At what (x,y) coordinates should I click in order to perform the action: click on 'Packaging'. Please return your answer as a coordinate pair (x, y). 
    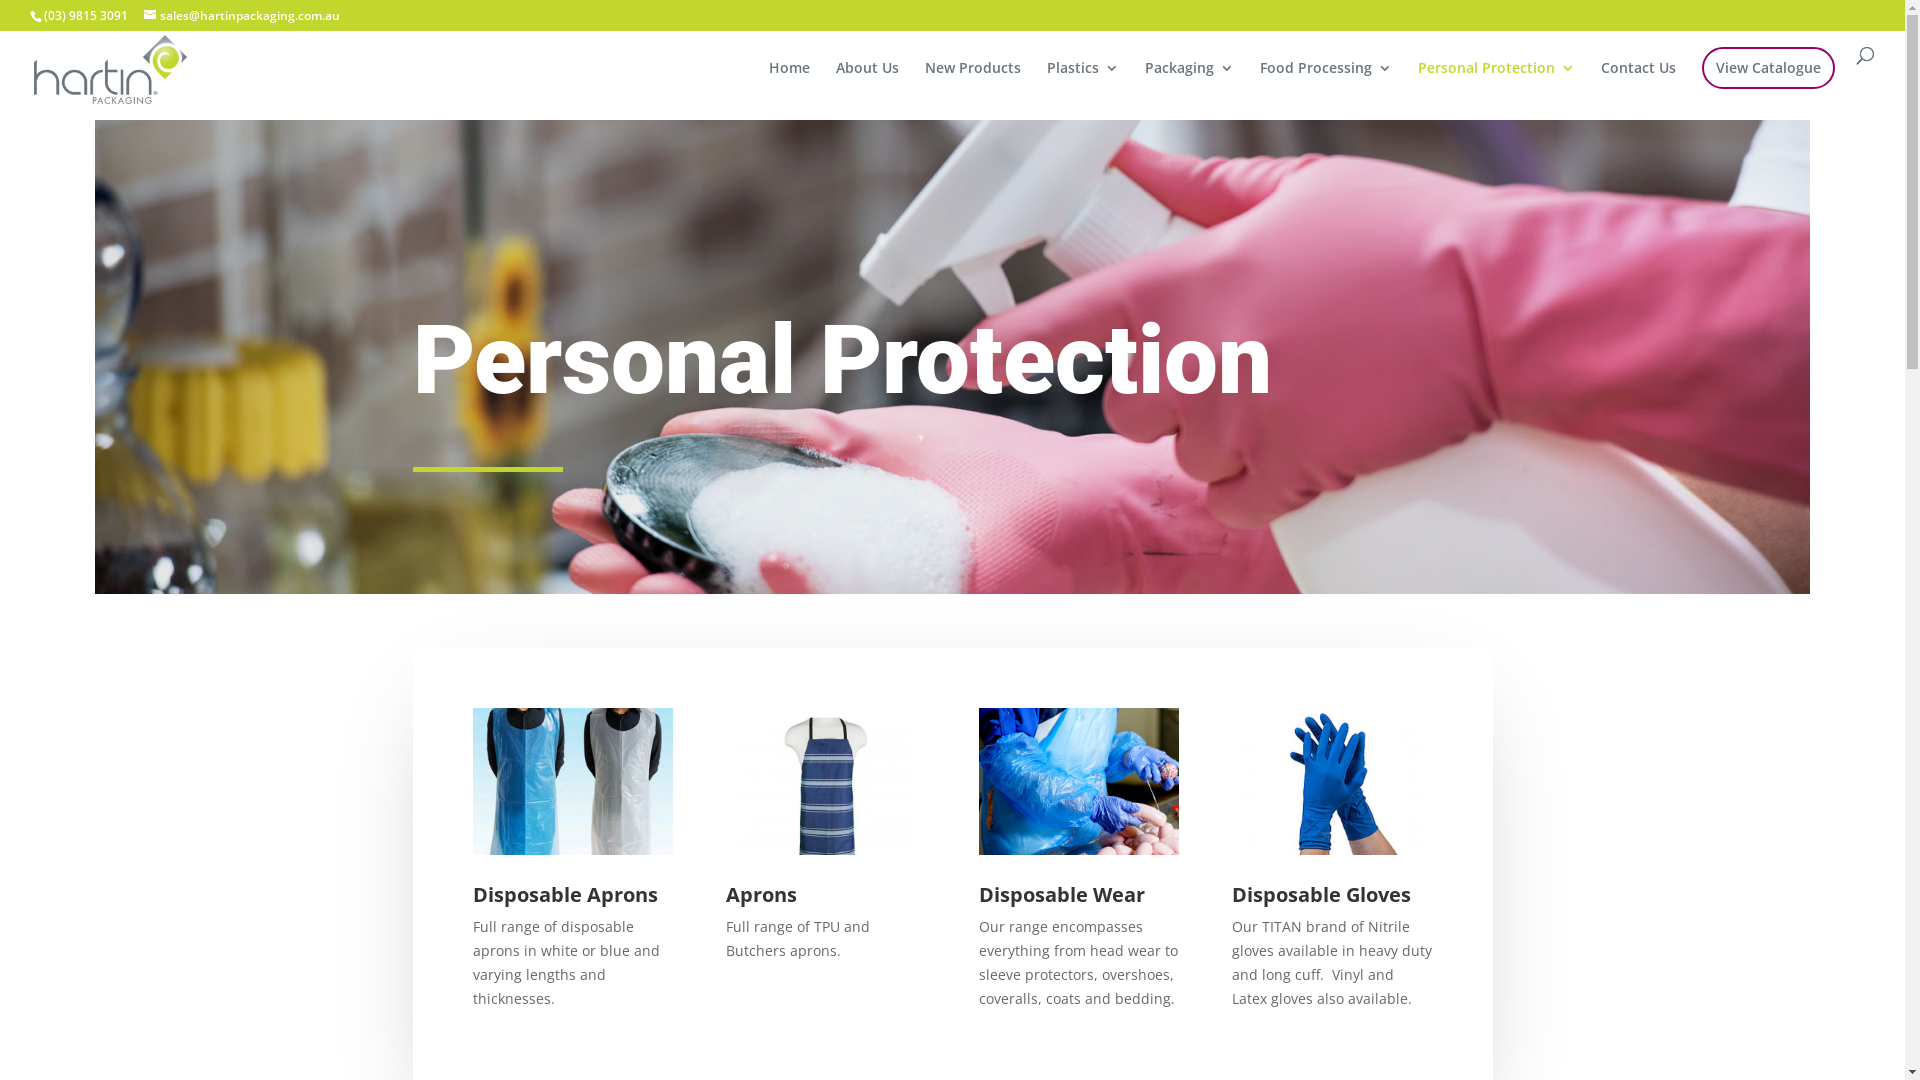
    Looking at the image, I should click on (1189, 83).